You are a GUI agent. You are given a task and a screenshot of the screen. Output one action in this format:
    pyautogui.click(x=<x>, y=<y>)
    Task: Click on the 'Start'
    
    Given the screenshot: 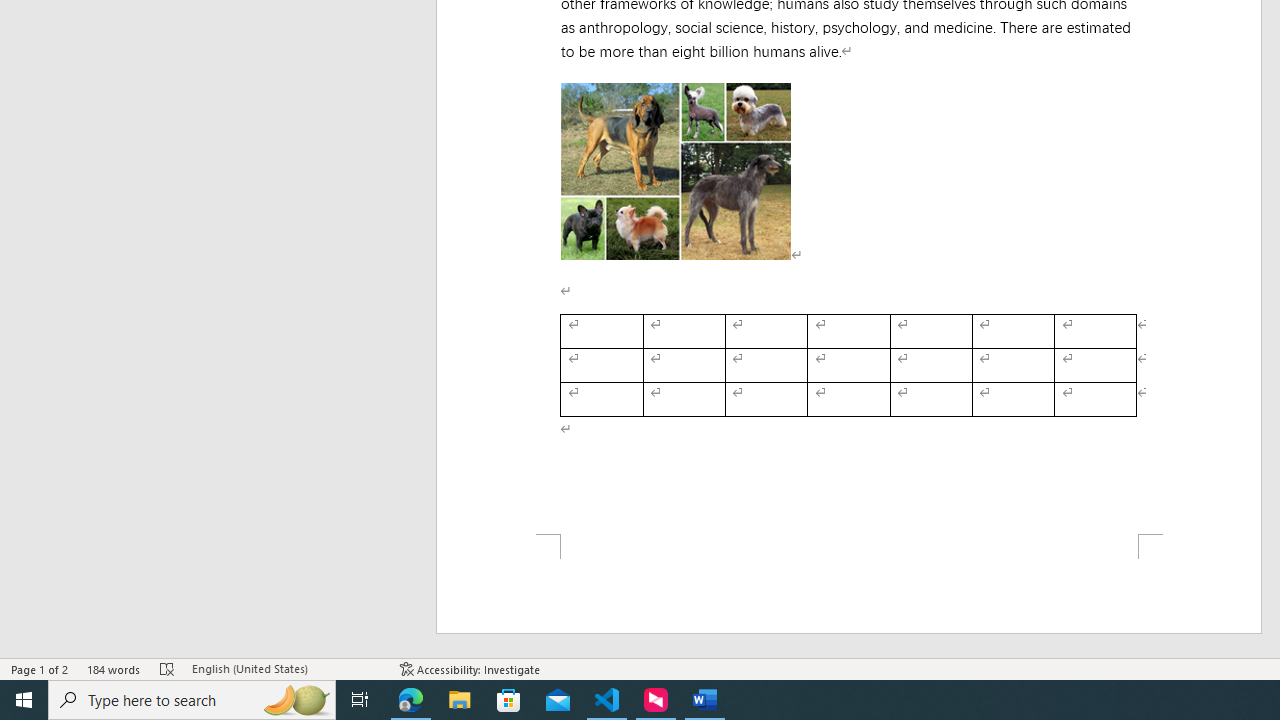 What is the action you would take?
    pyautogui.click(x=24, y=698)
    